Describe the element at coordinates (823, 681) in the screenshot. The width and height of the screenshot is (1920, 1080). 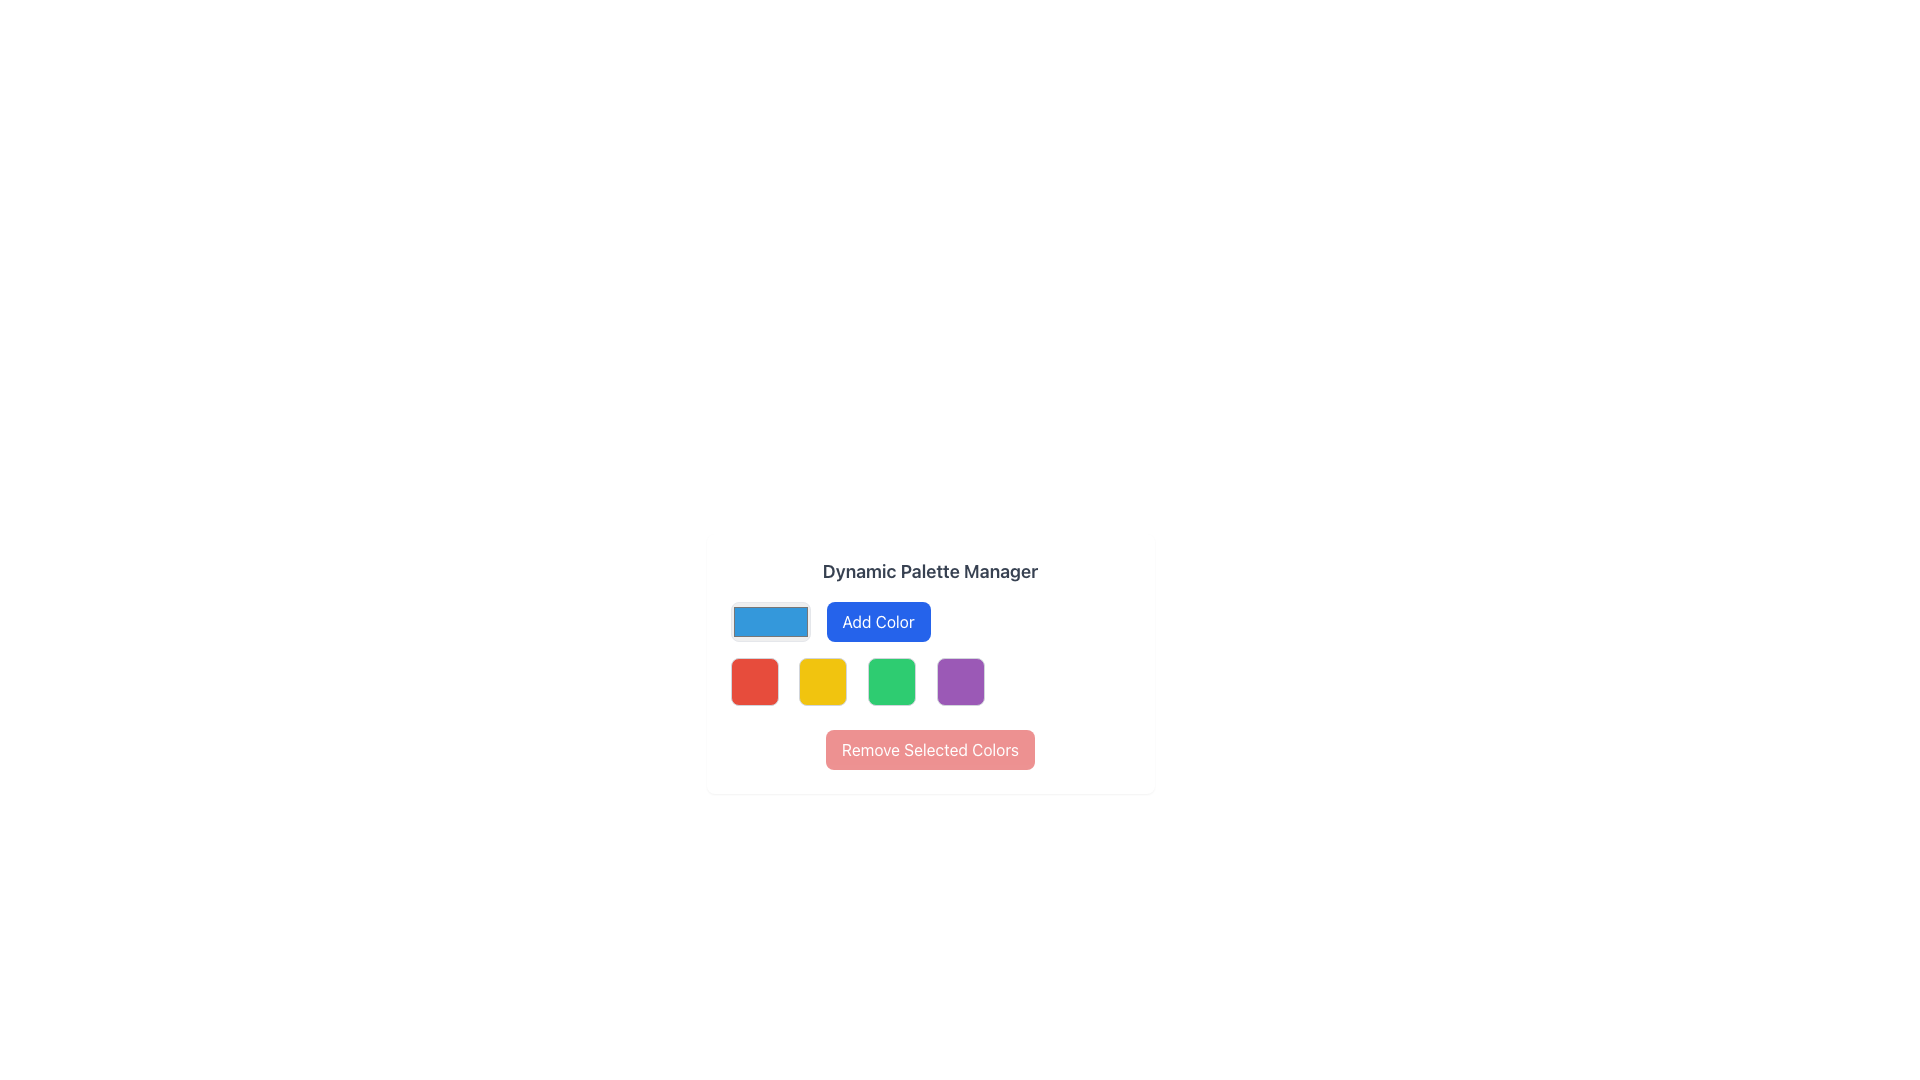
I see `the yellow square color tile, which is the second item in the first row of a three-by-three grid` at that location.